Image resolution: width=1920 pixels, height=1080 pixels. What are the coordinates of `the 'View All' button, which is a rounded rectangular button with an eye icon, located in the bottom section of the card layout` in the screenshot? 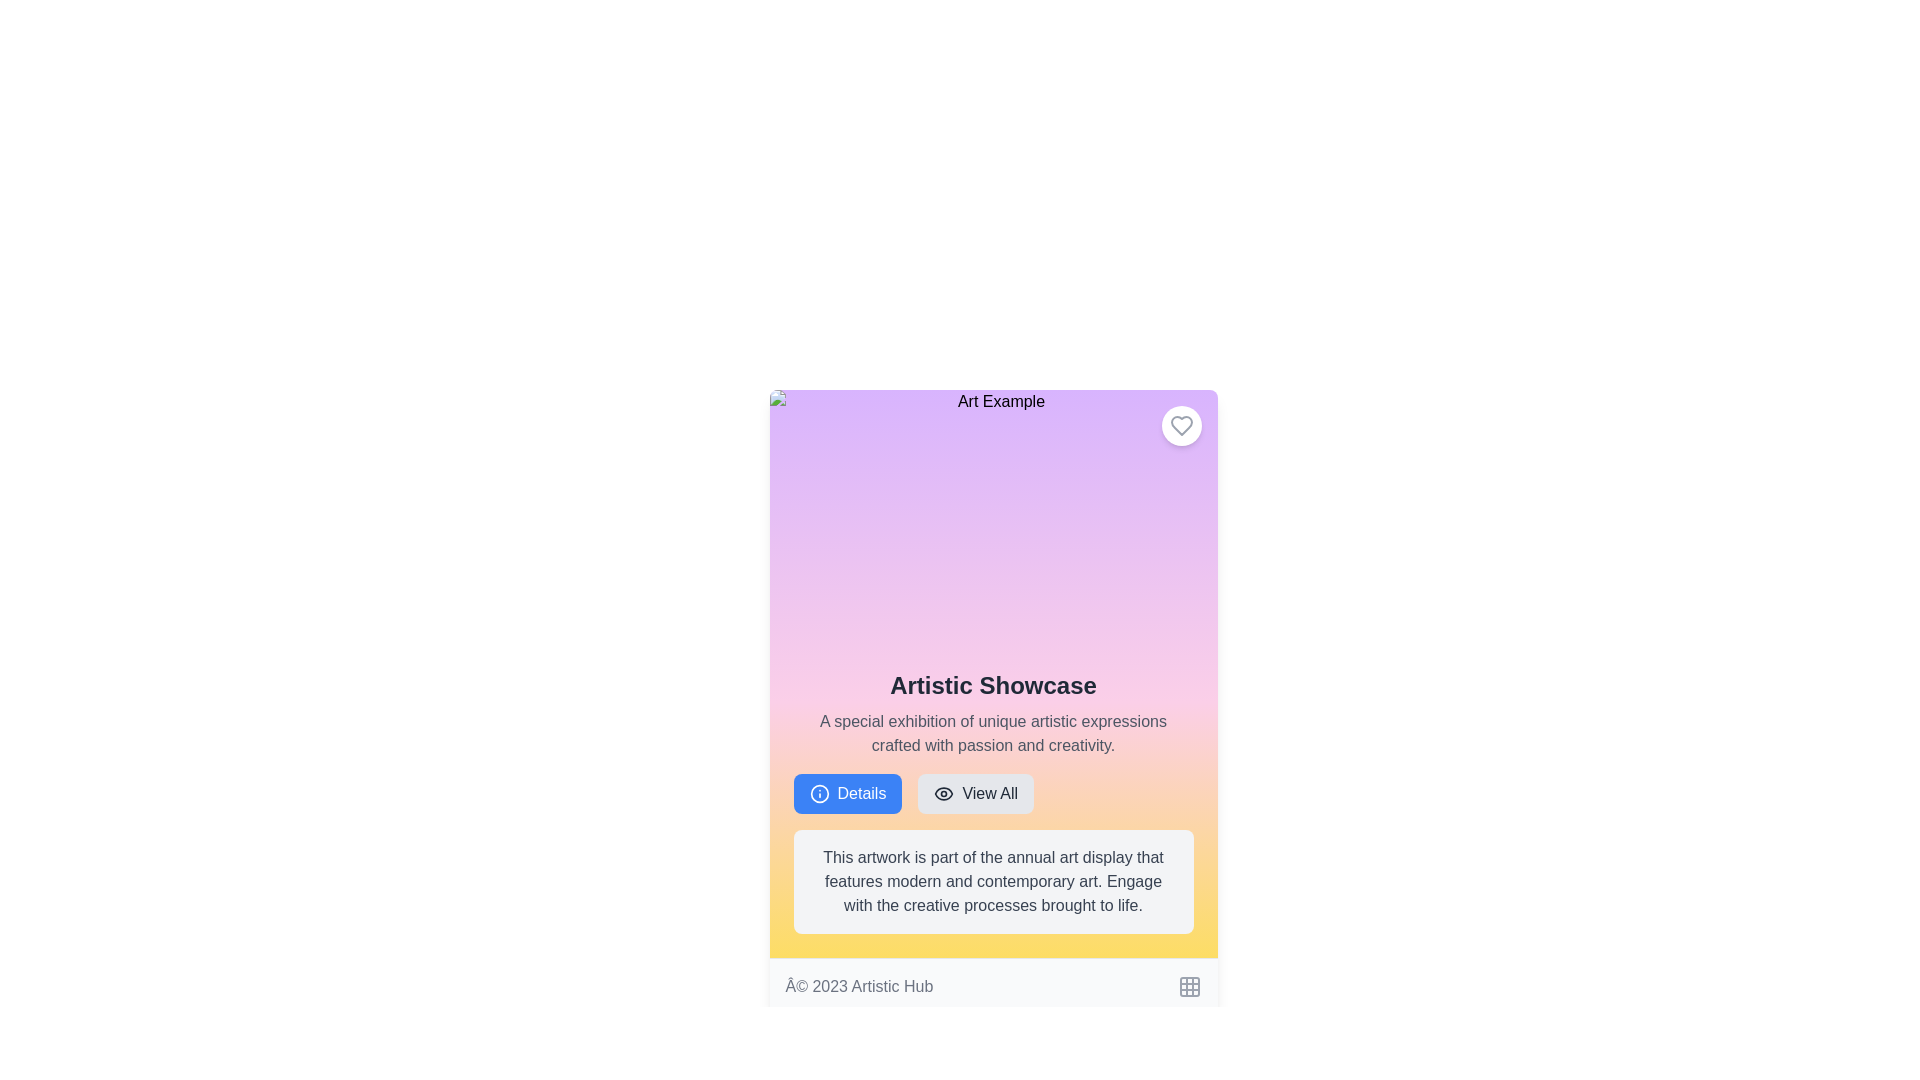 It's located at (975, 793).